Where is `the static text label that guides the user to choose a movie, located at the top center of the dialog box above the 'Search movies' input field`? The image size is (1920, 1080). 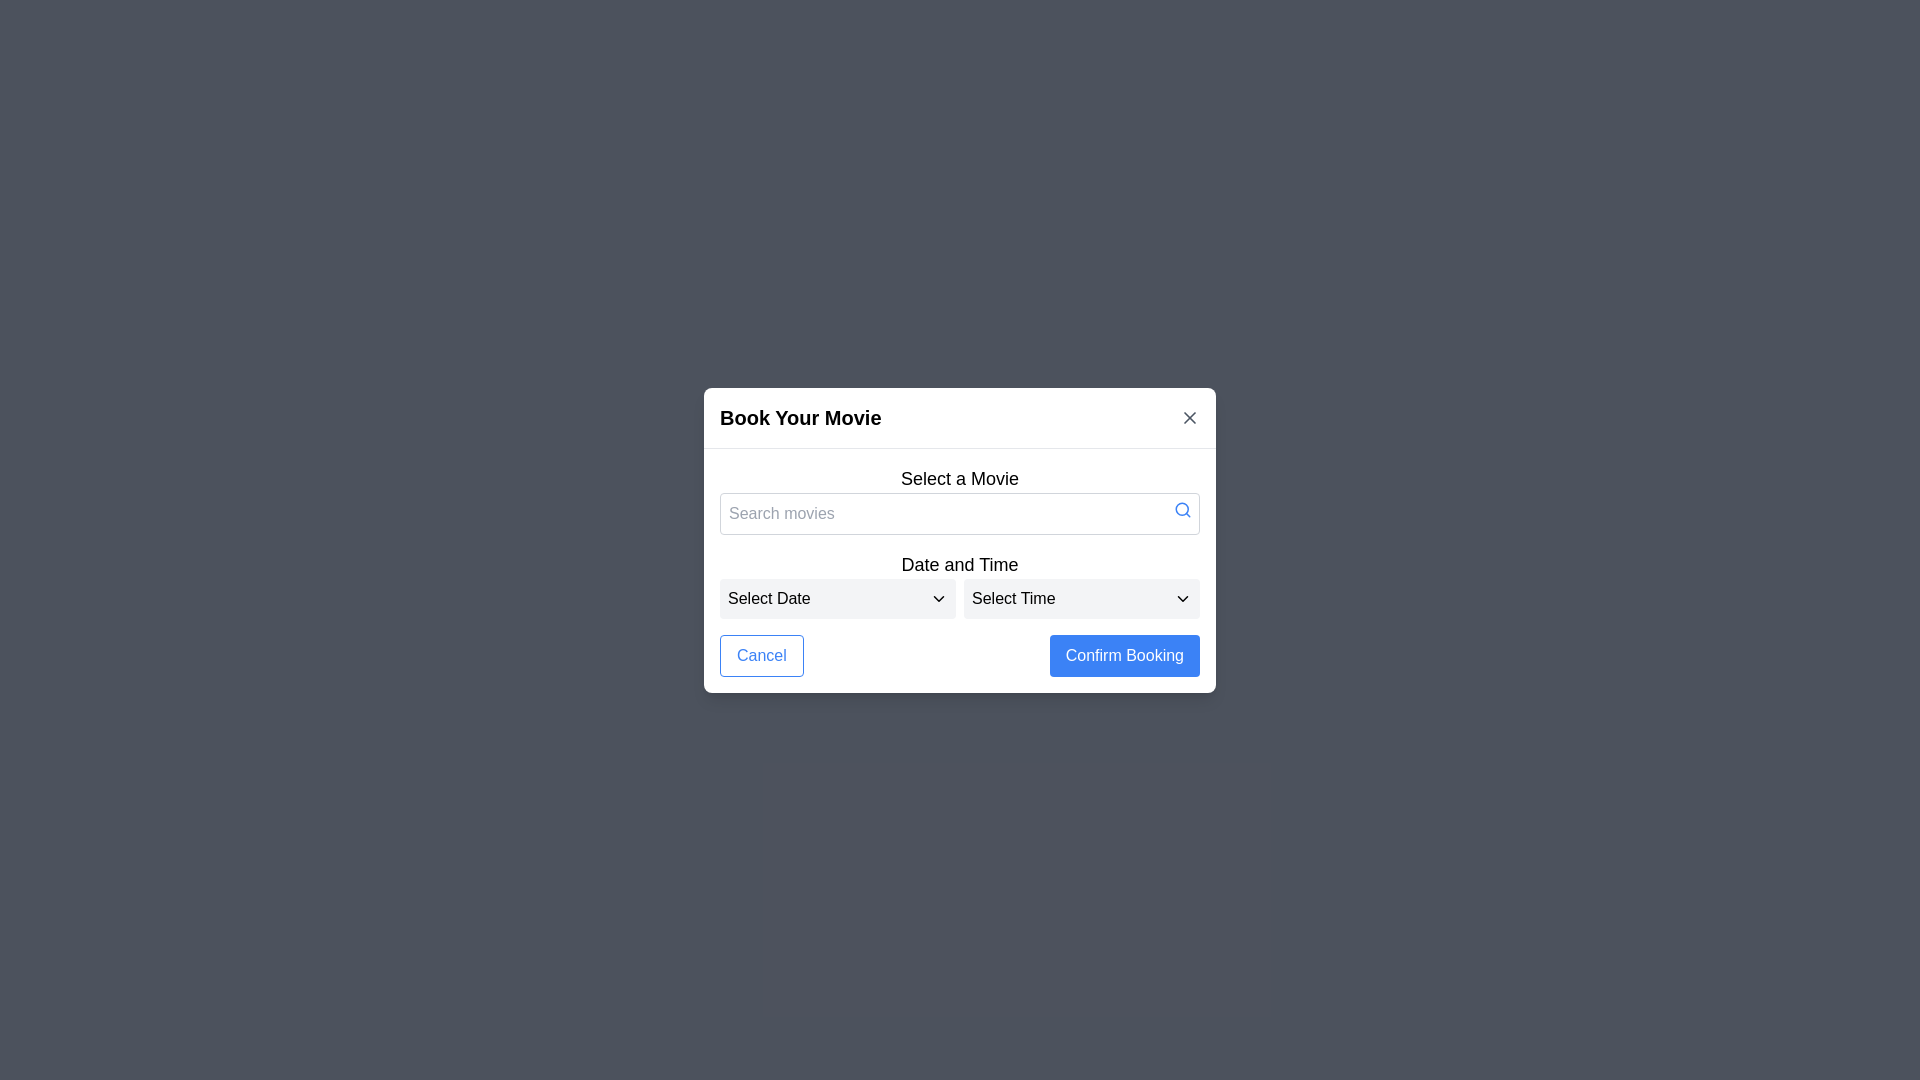 the static text label that guides the user to choose a movie, located at the top center of the dialog box above the 'Search movies' input field is located at coordinates (960, 478).